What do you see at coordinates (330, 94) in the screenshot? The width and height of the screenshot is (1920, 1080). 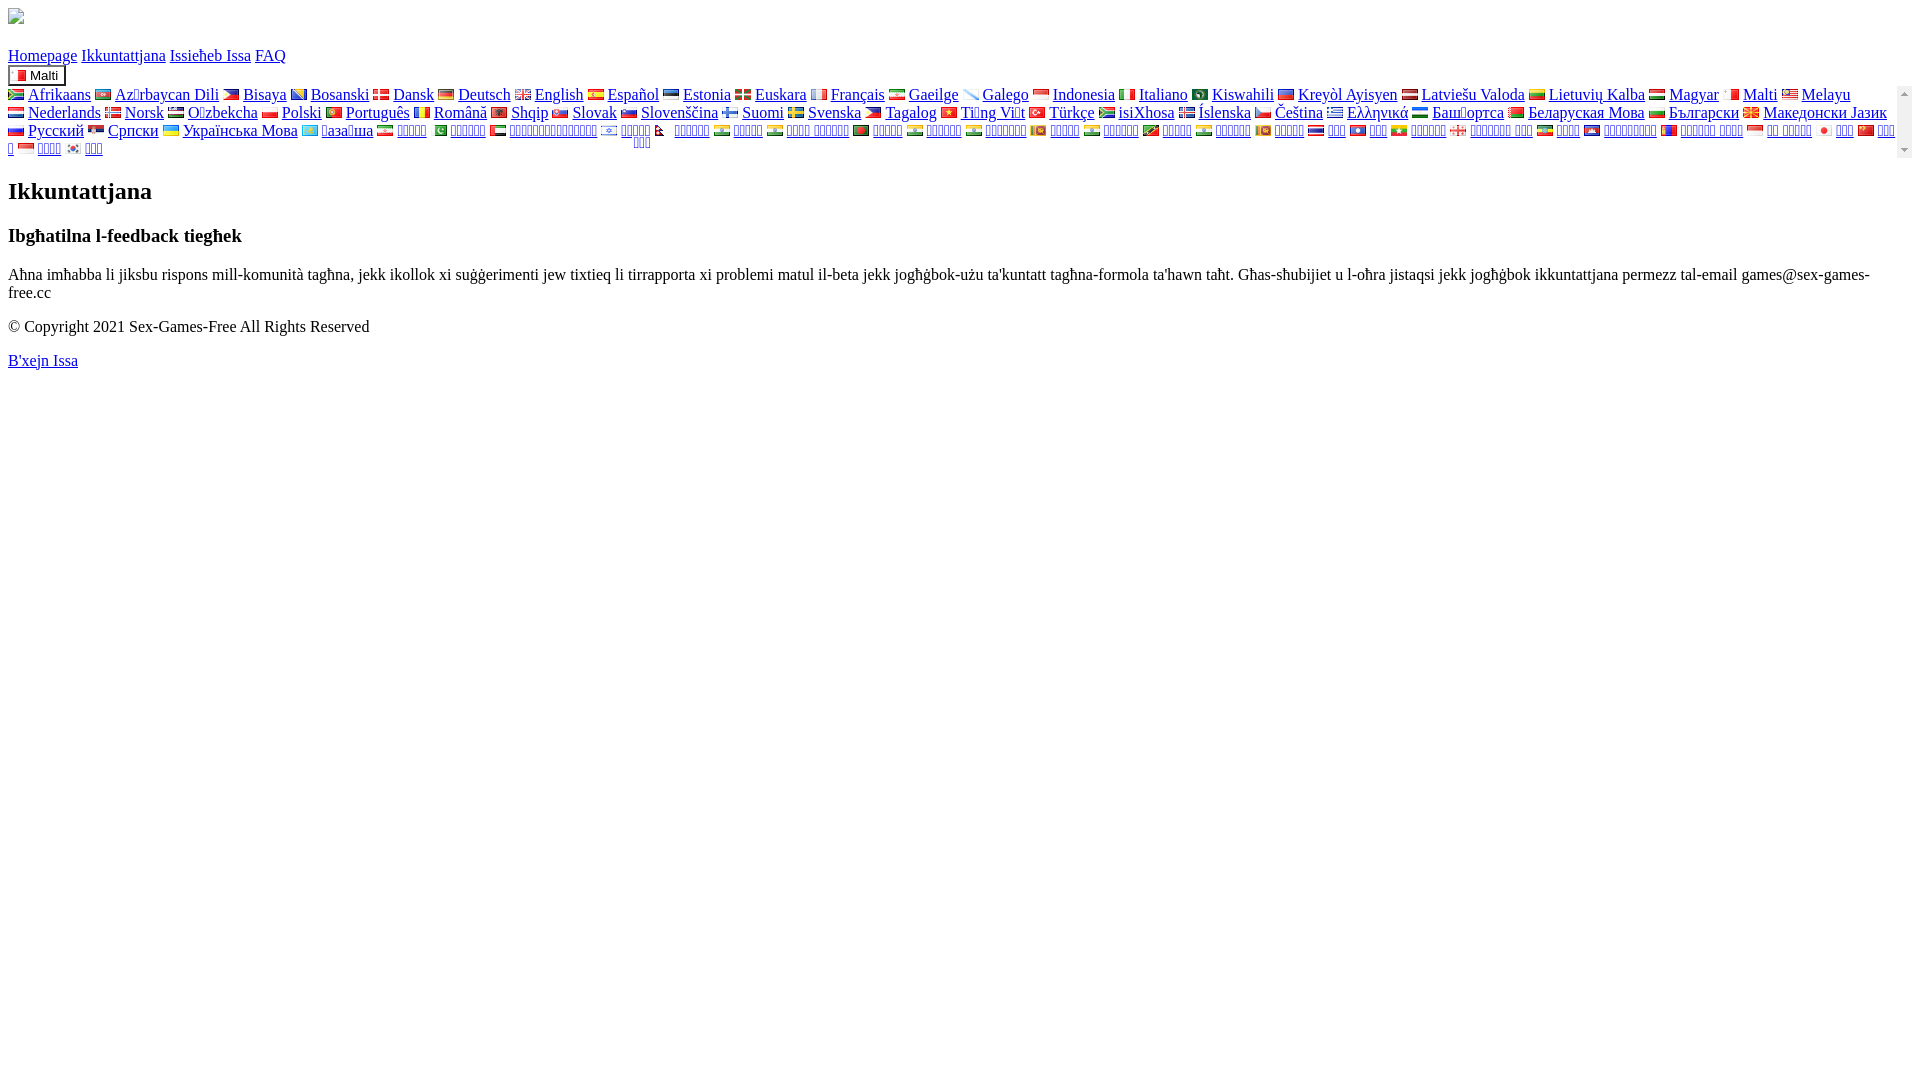 I see `'Bosanski'` at bounding box center [330, 94].